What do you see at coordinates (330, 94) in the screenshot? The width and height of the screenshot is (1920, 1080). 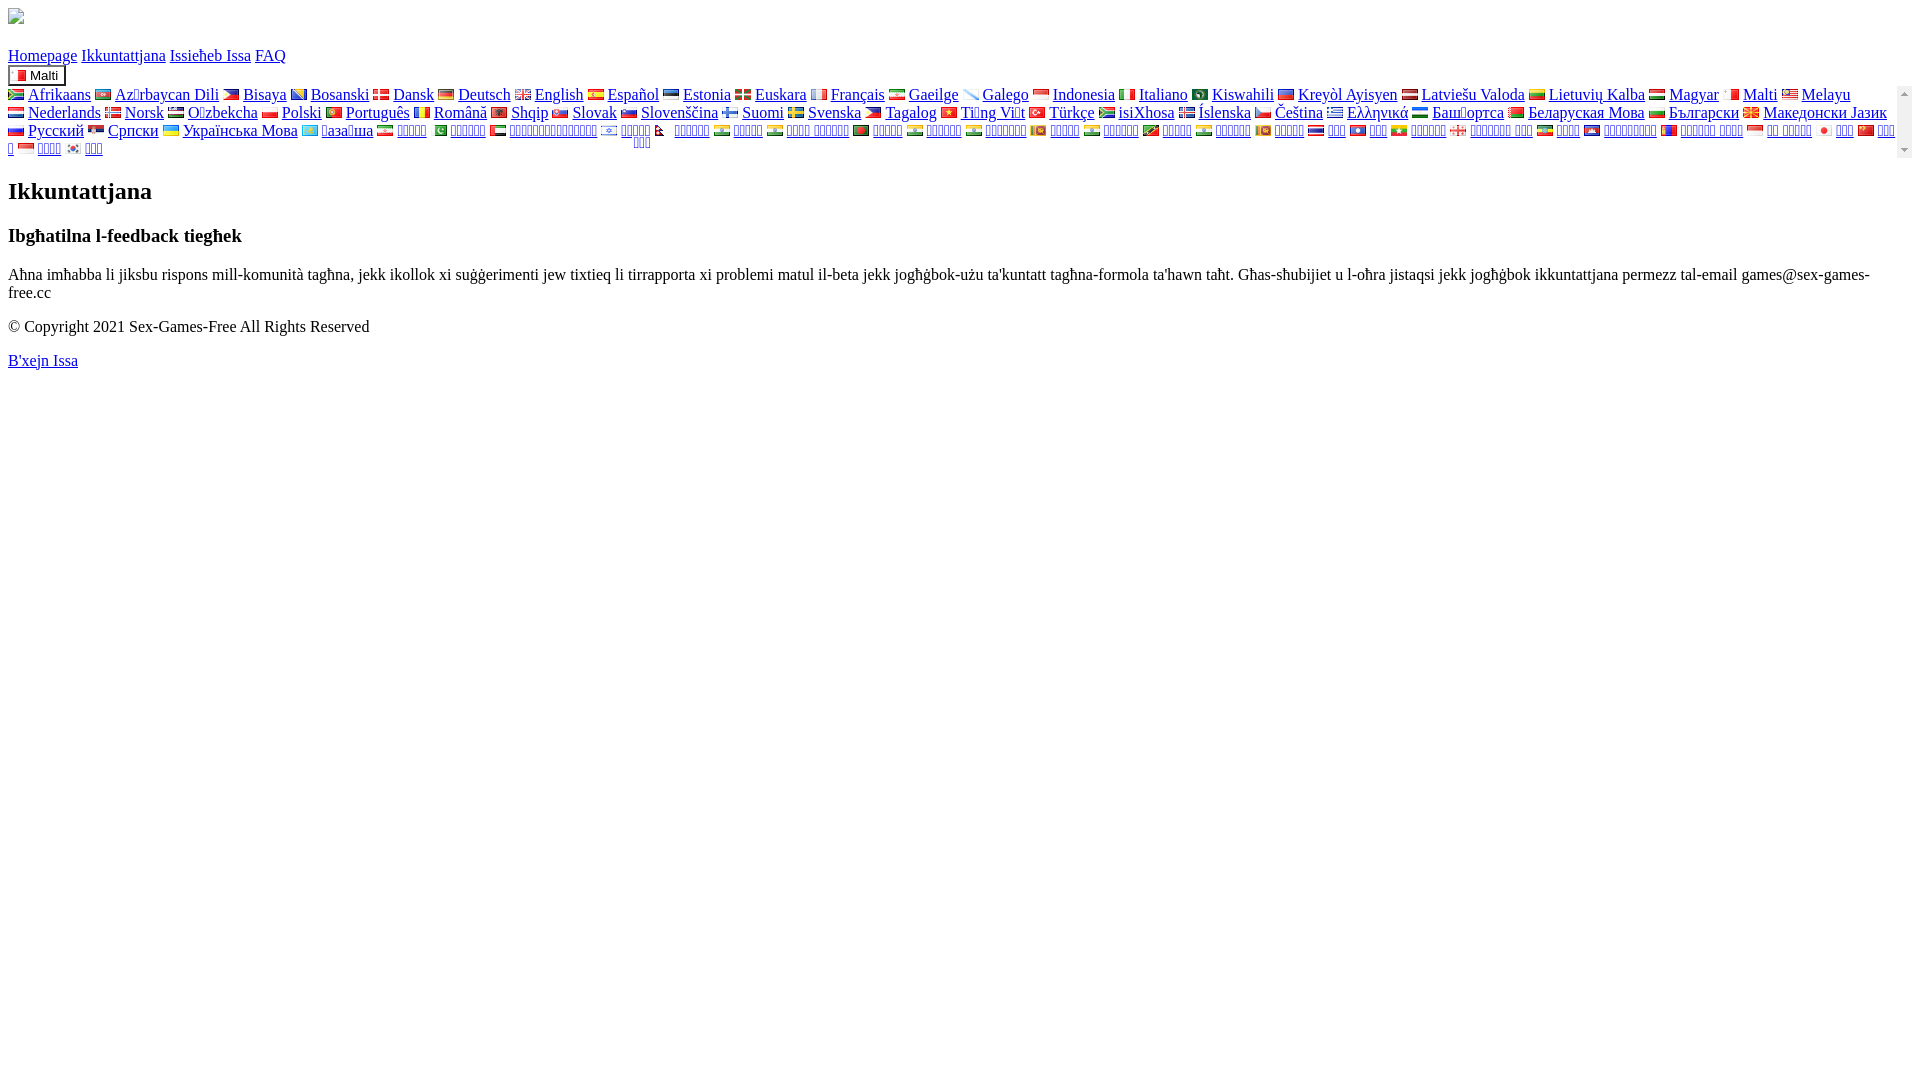 I see `'Bosanski'` at bounding box center [330, 94].